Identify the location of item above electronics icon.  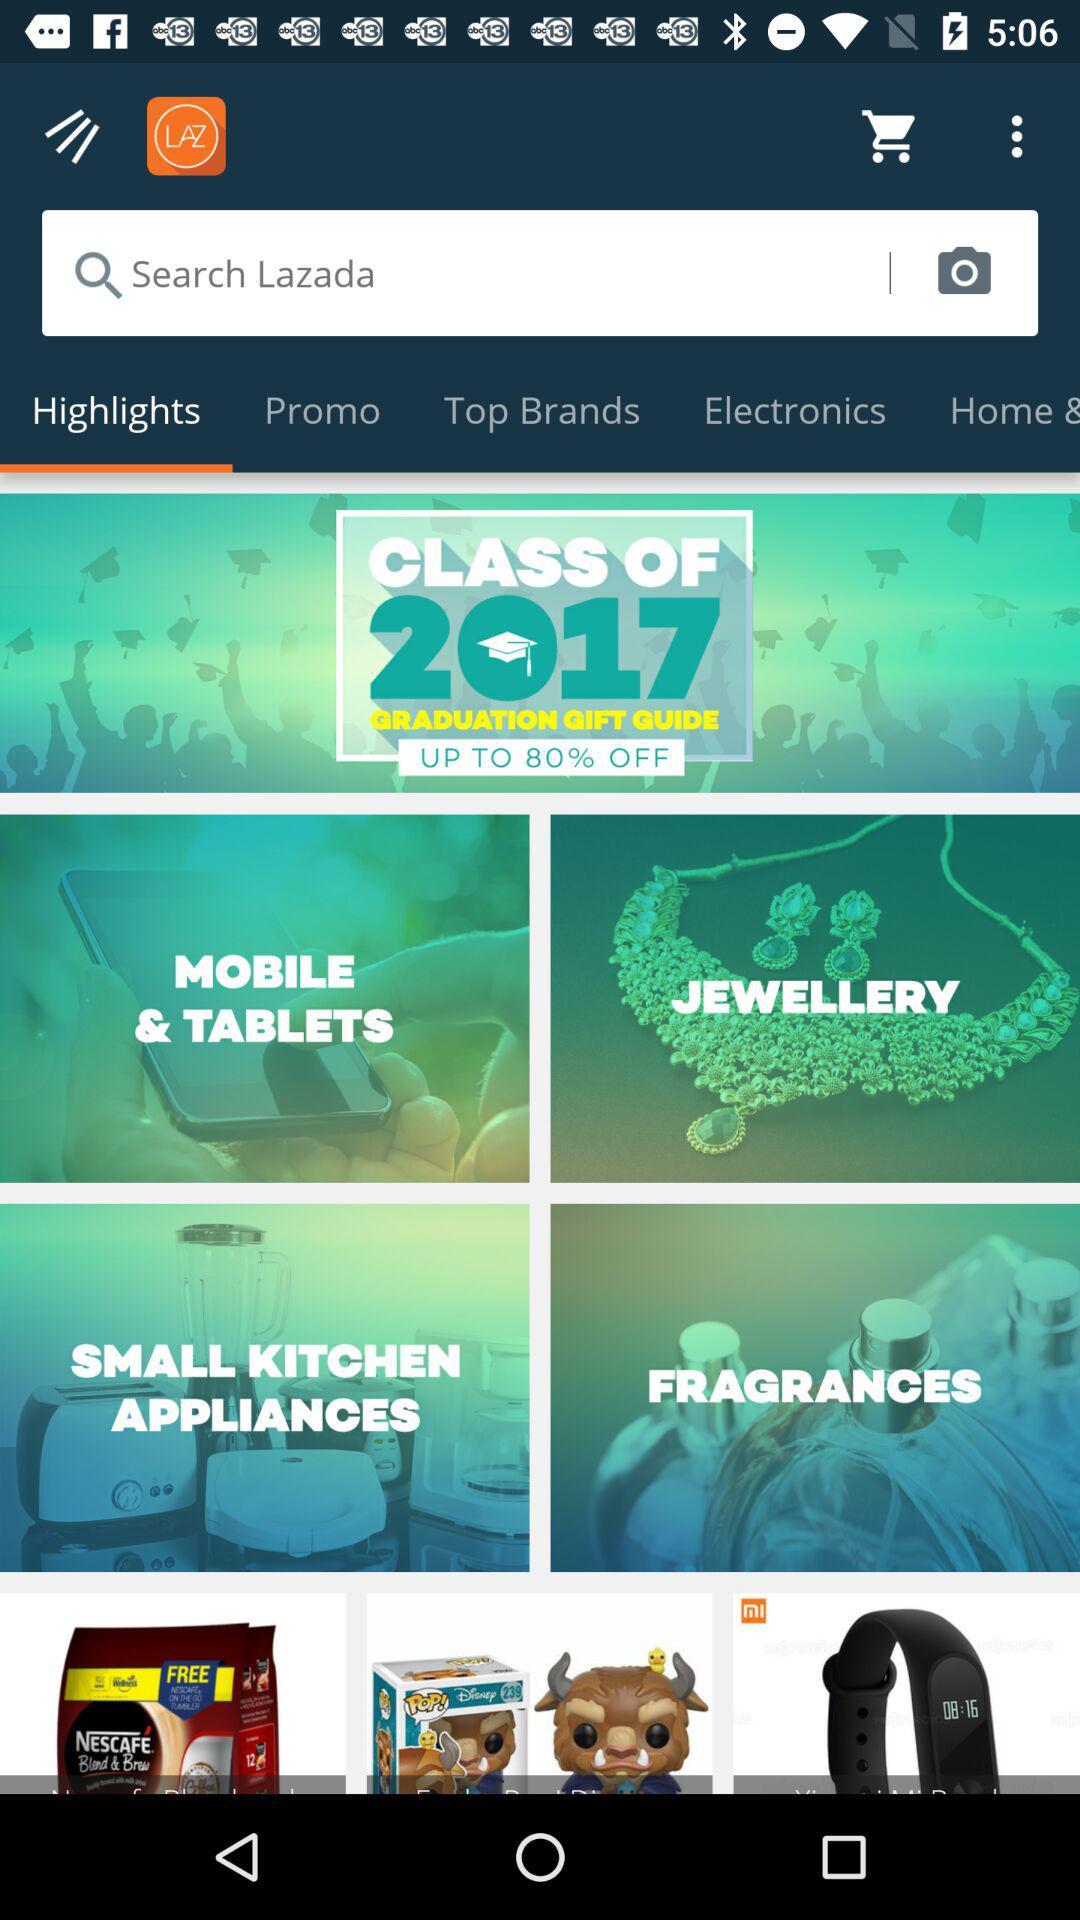
(963, 272).